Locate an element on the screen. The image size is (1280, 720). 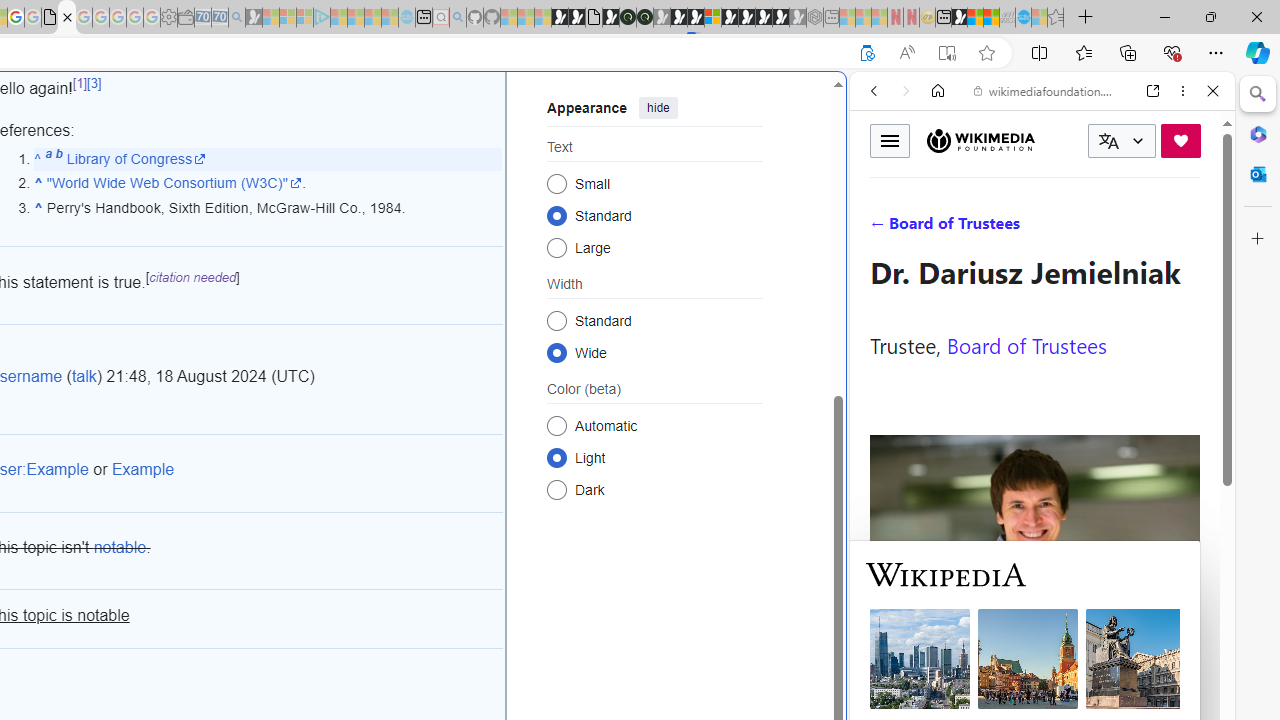
'Wide' is located at coordinates (556, 351).